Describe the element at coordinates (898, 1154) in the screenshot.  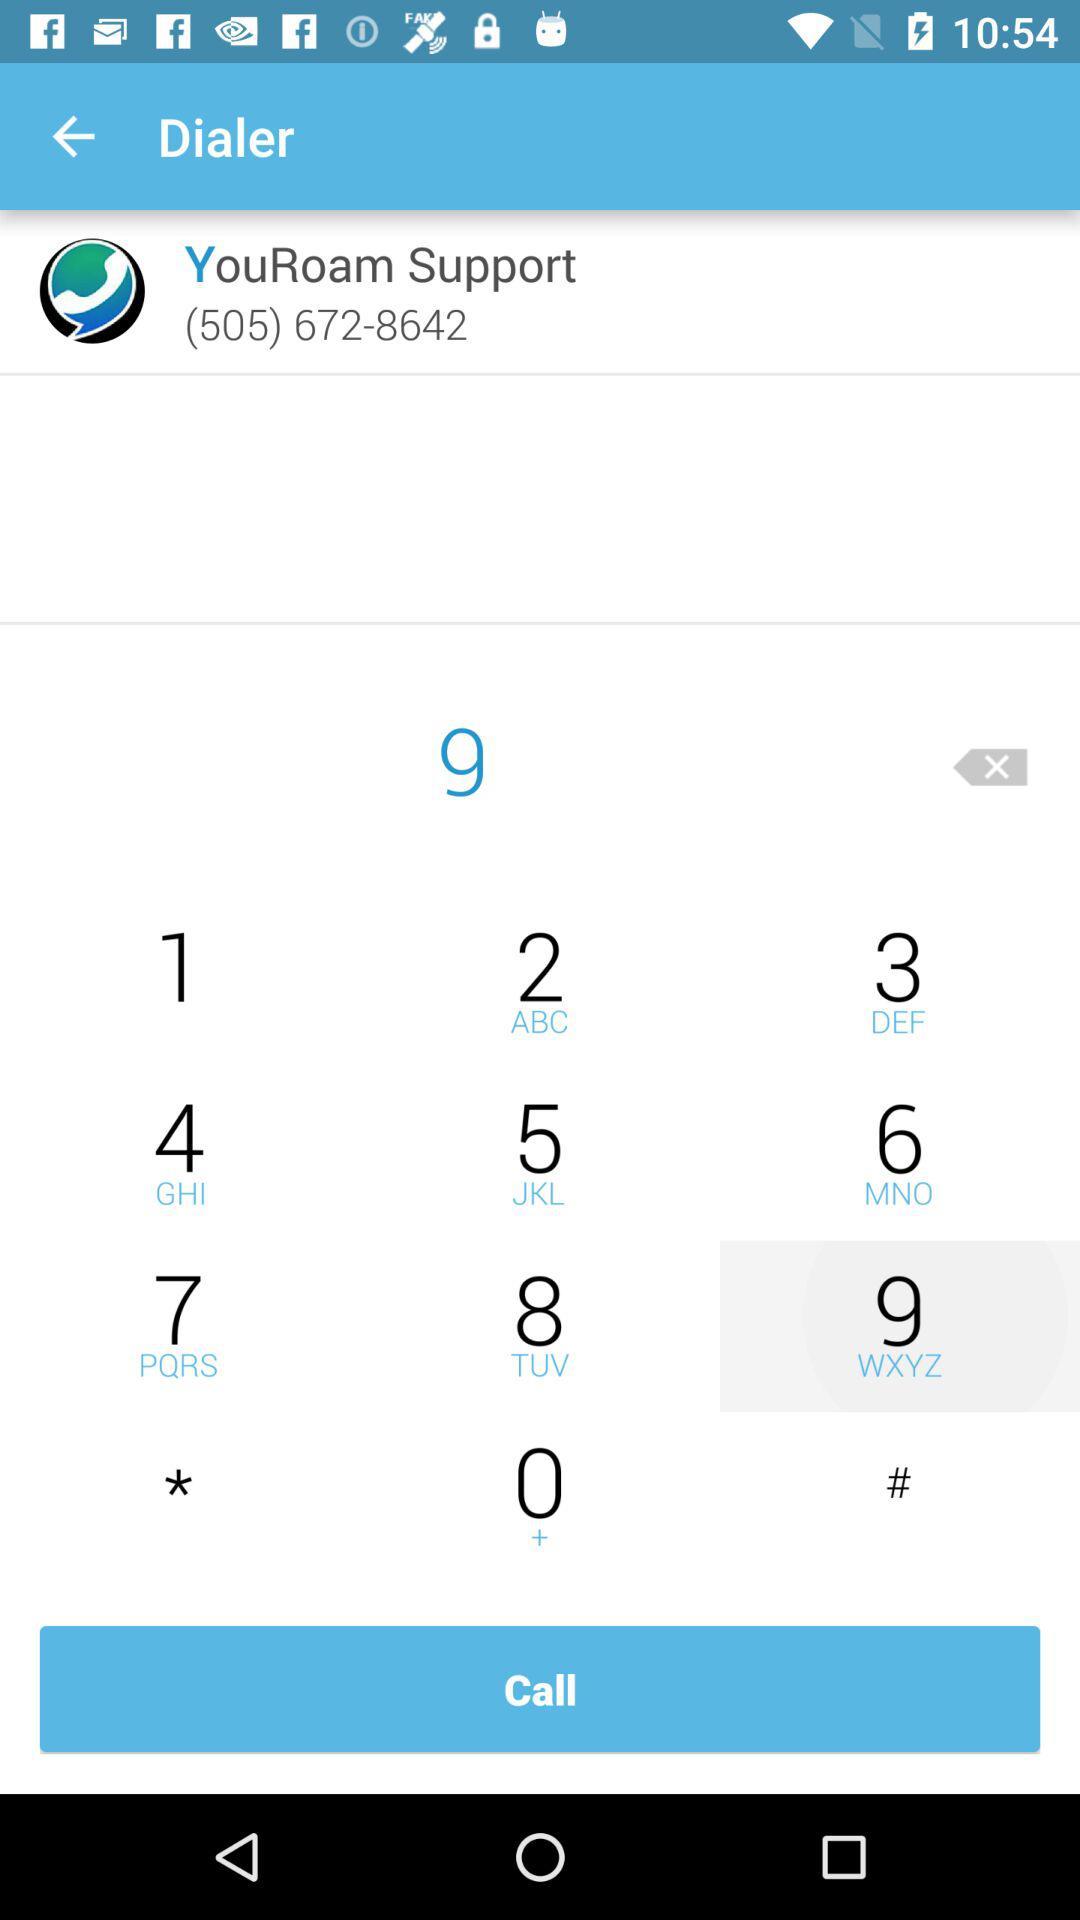
I see `six` at that location.